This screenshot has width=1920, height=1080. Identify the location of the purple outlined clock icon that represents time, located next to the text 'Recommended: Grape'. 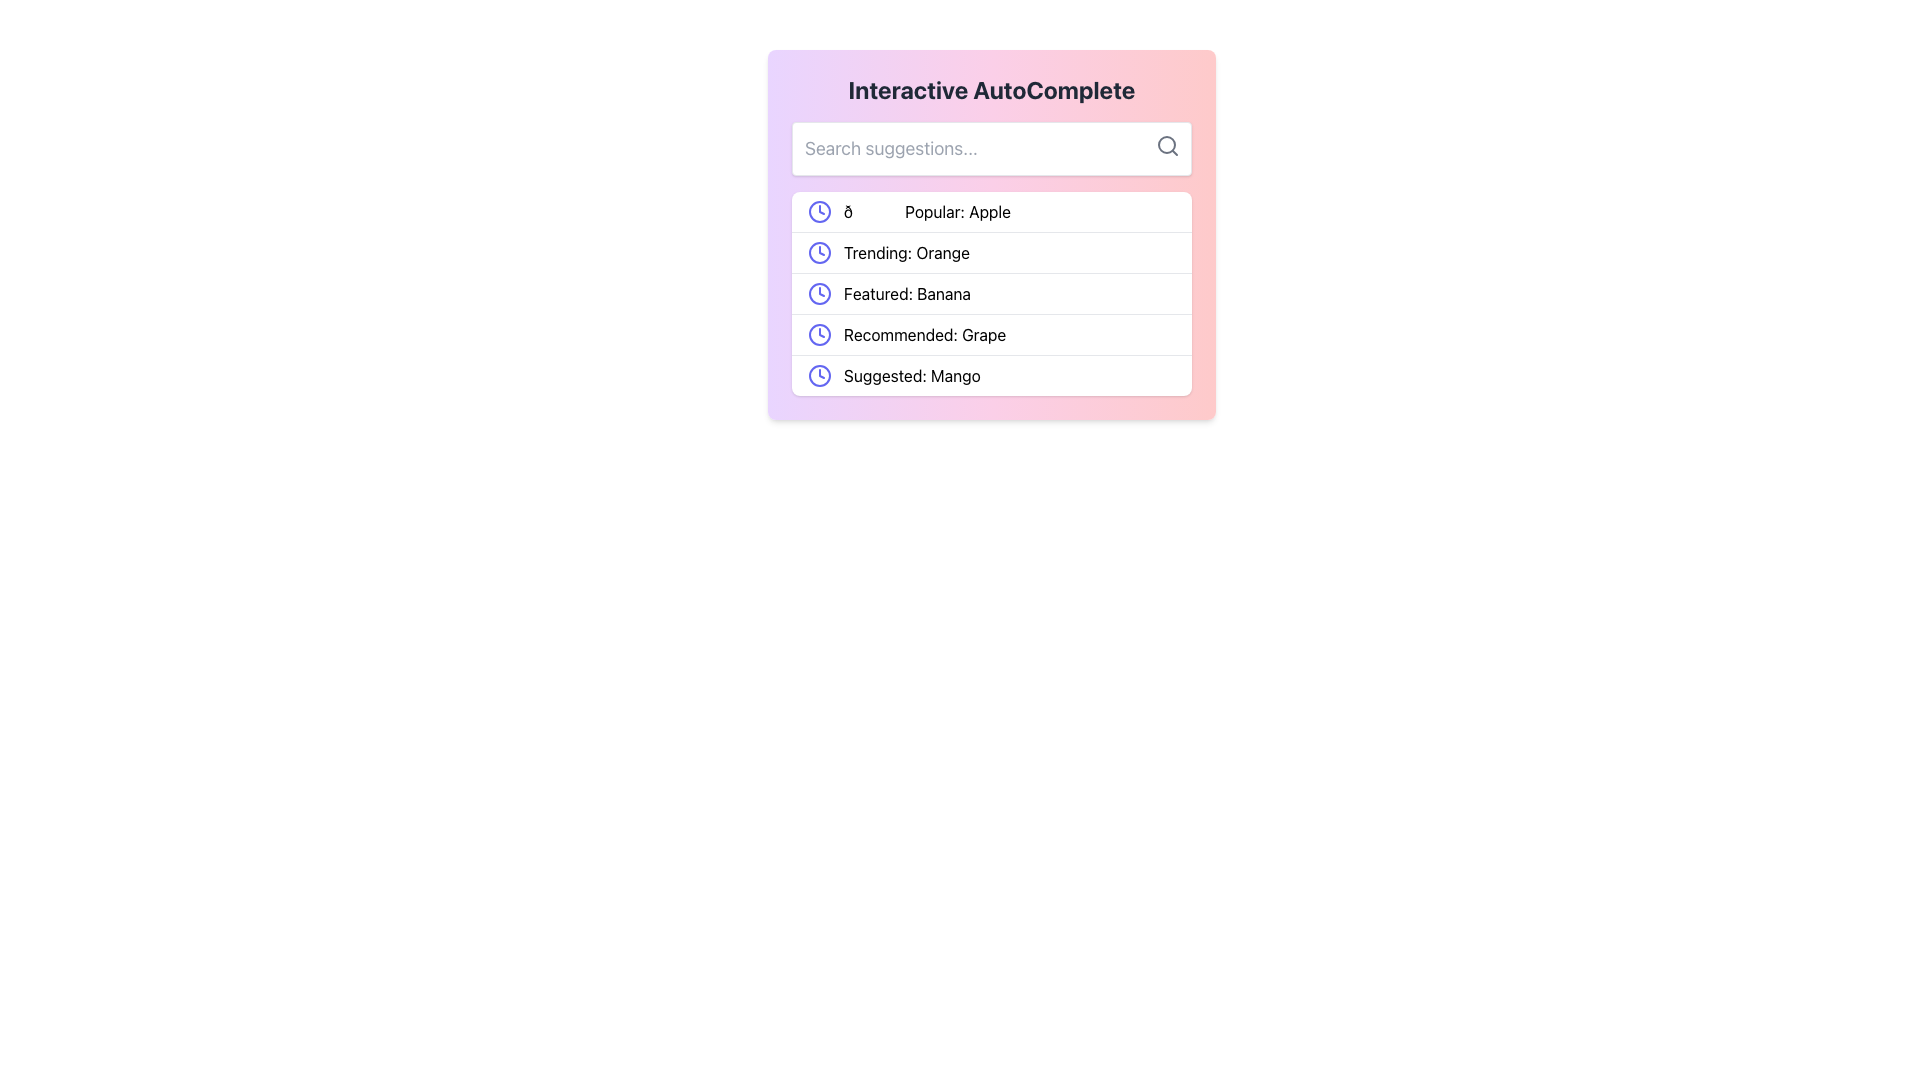
(820, 334).